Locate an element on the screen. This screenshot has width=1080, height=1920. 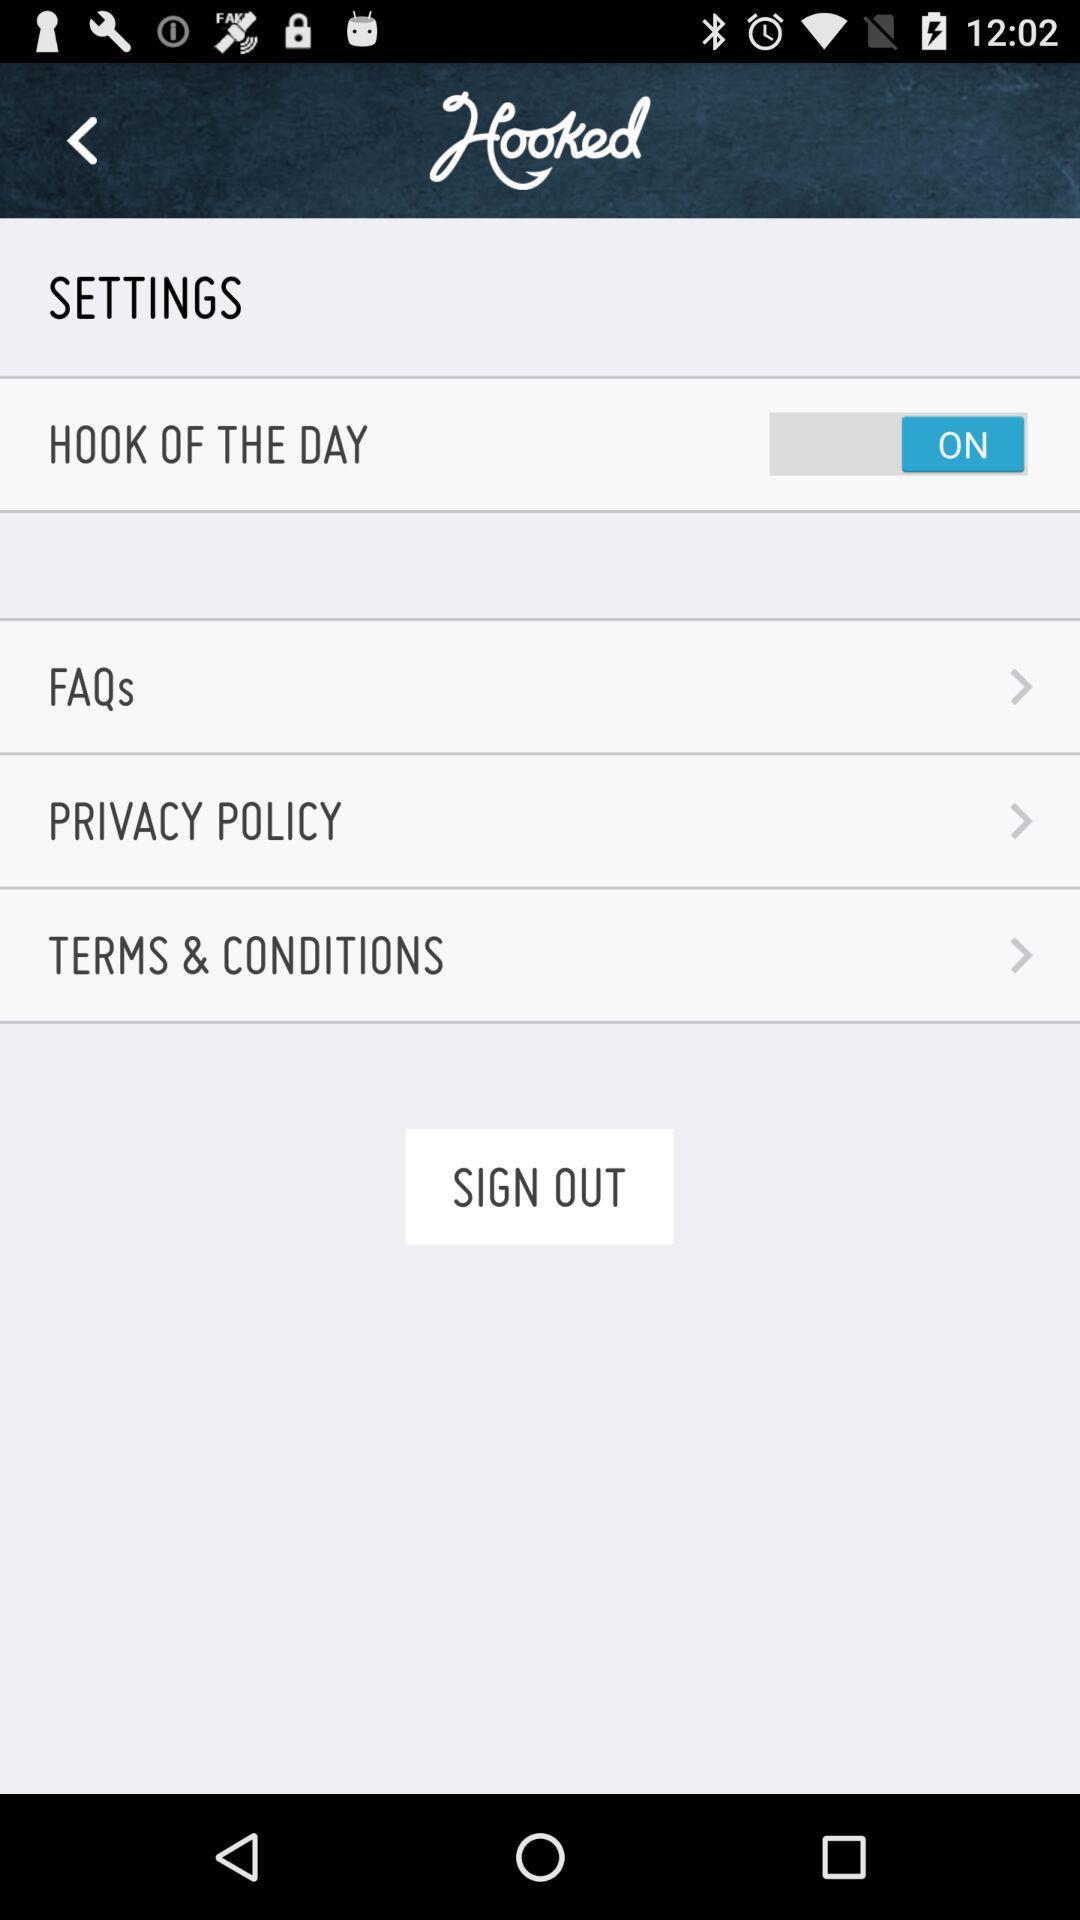
the arrow_backward icon is located at coordinates (80, 149).